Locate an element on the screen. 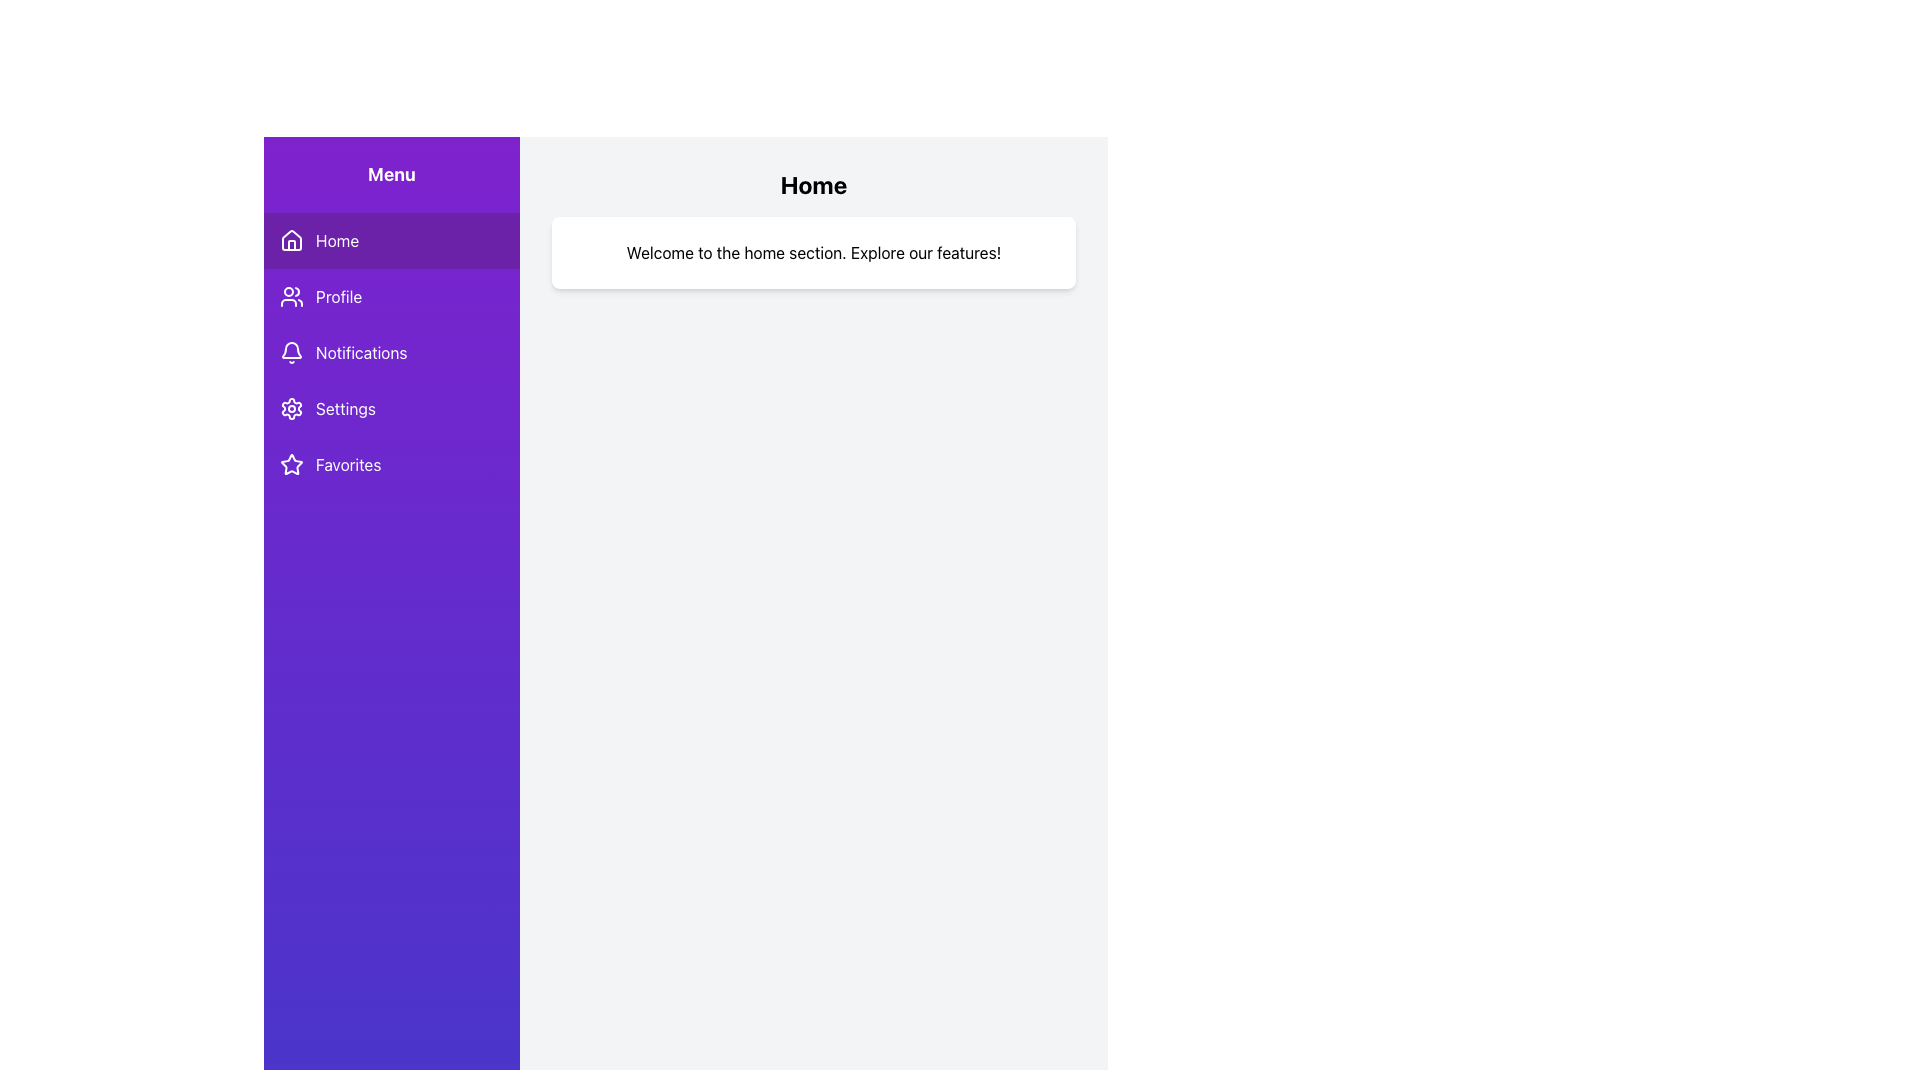 This screenshot has width=1920, height=1080. the Button (Navigation Menu Item) that navigates to the settings section of the application by clicking it is located at coordinates (392, 407).